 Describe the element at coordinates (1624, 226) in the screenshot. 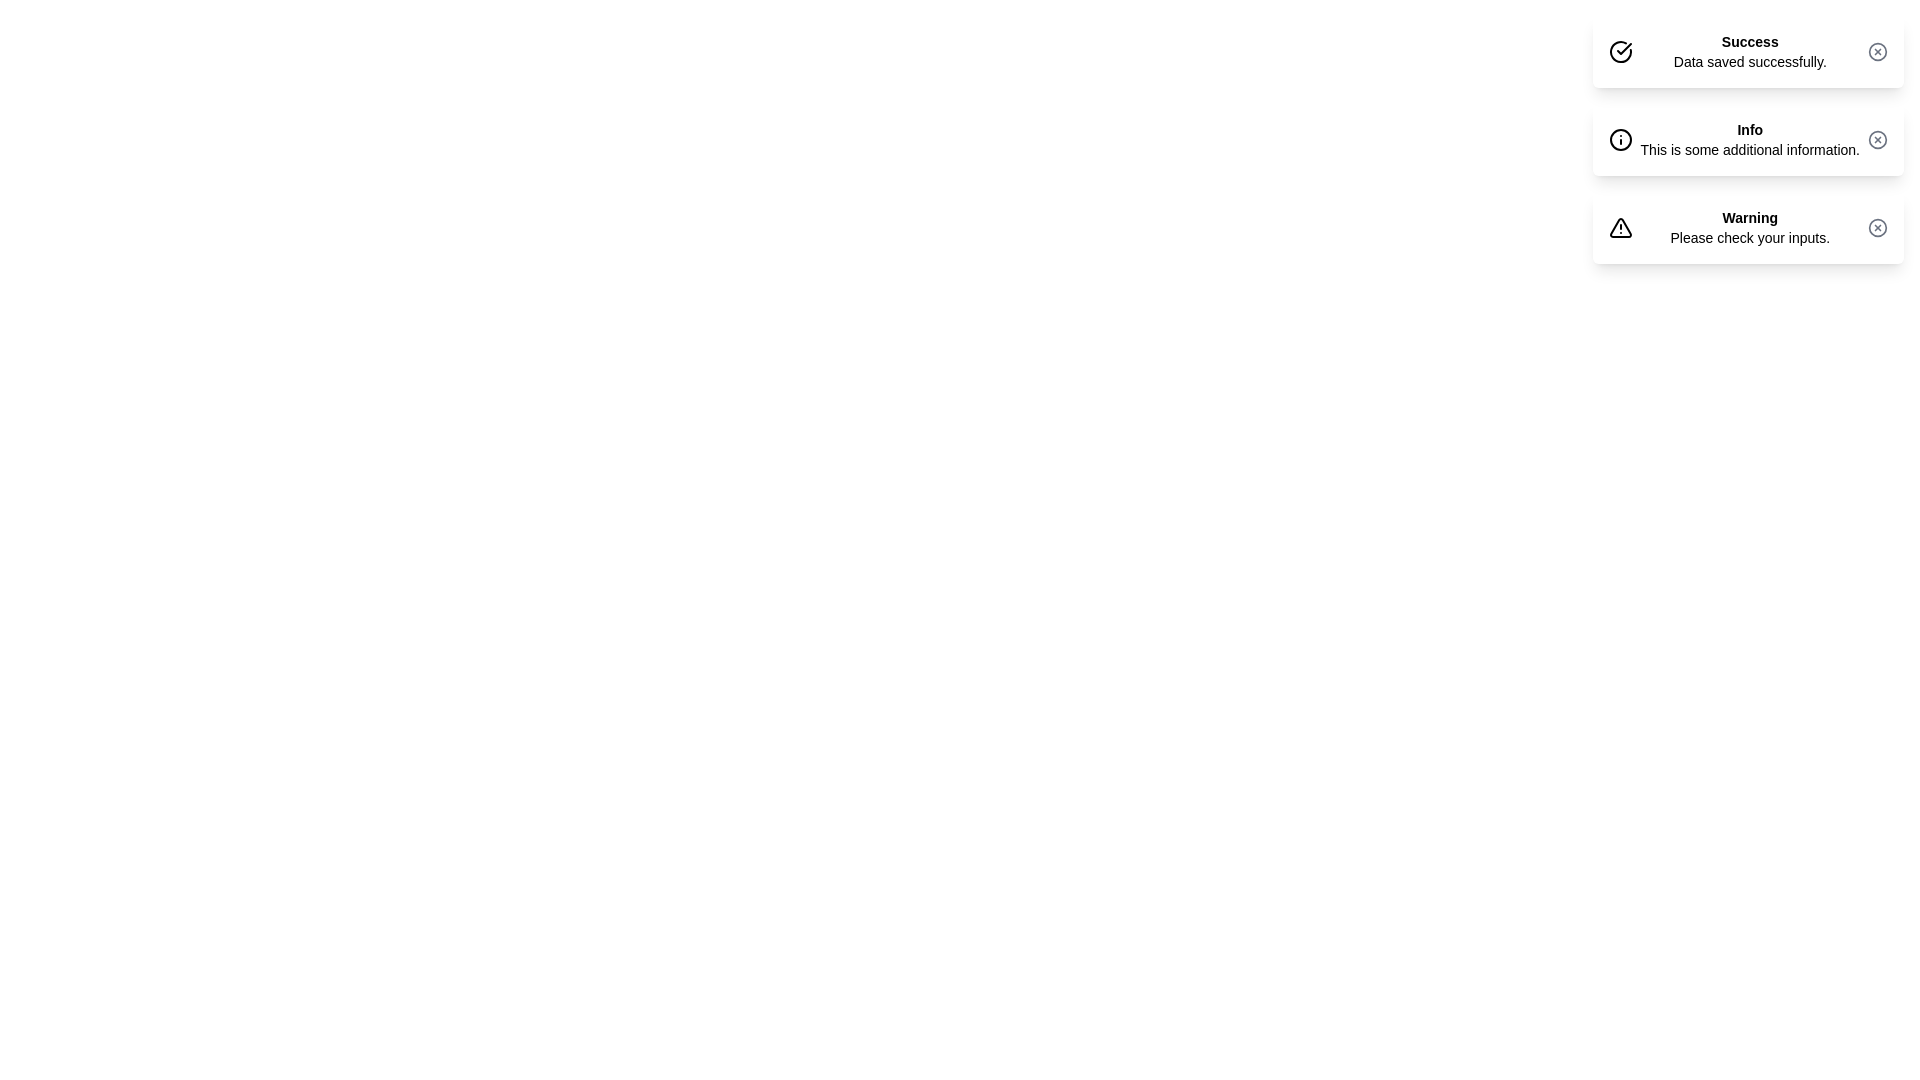

I see `the small triangular warning icon located on the leftmost side of the third warning notification panel that contains the text 'Warning' and 'Please check your inputs.'` at that location.